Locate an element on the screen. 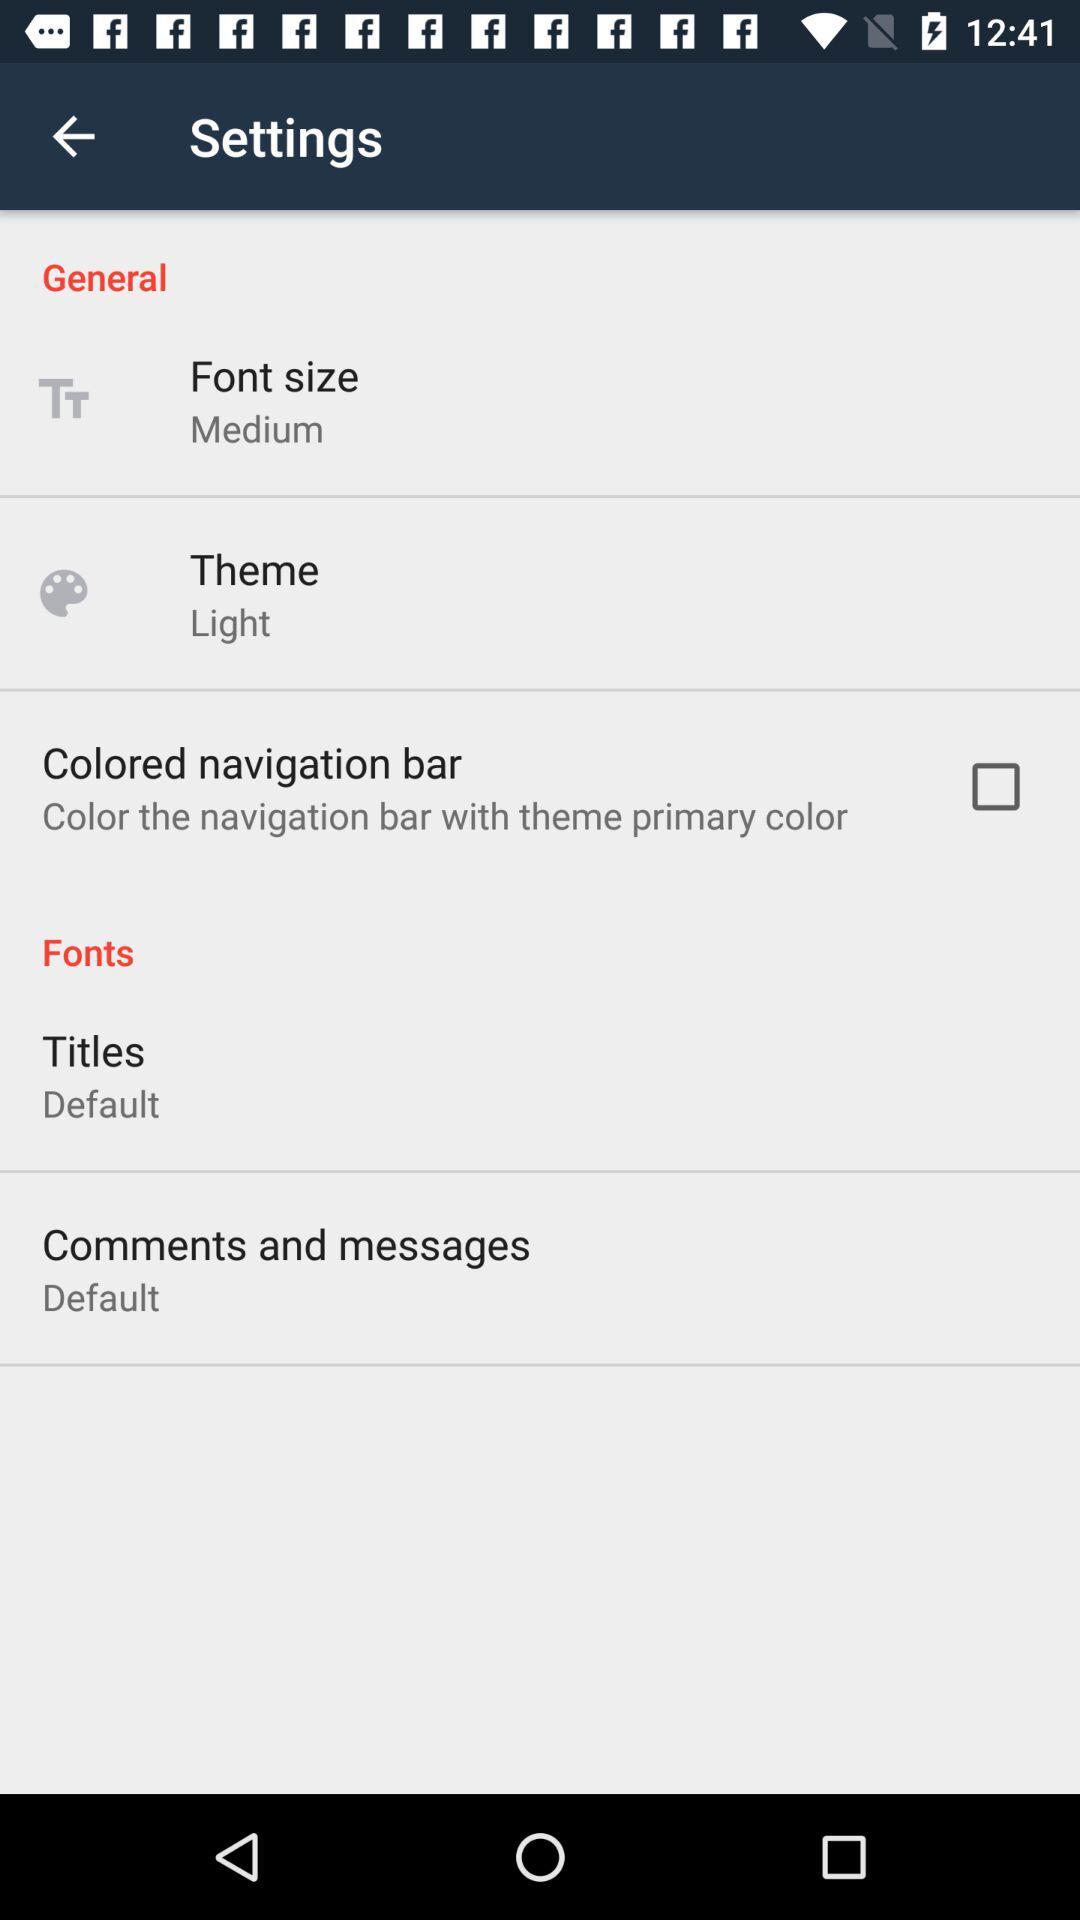 This screenshot has height=1920, width=1080. the icon next to the settings is located at coordinates (72, 135).